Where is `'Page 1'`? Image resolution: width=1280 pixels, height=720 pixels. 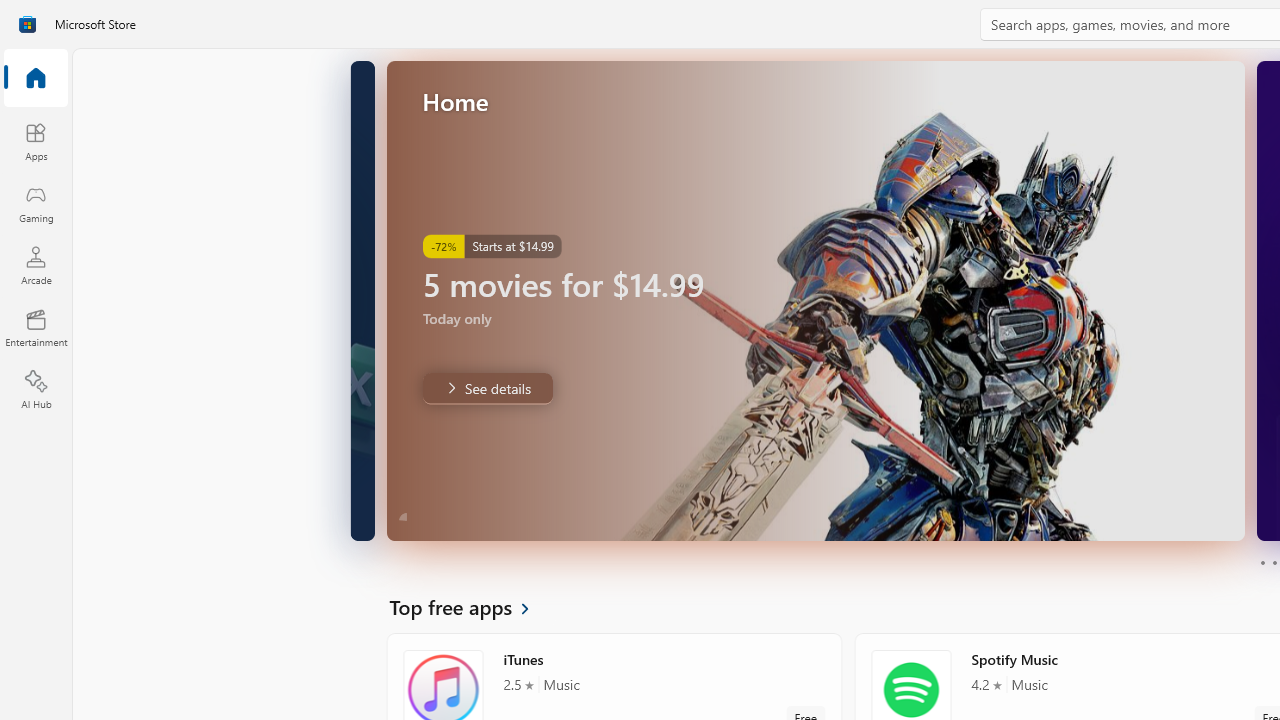
'Page 1' is located at coordinates (1261, 563).